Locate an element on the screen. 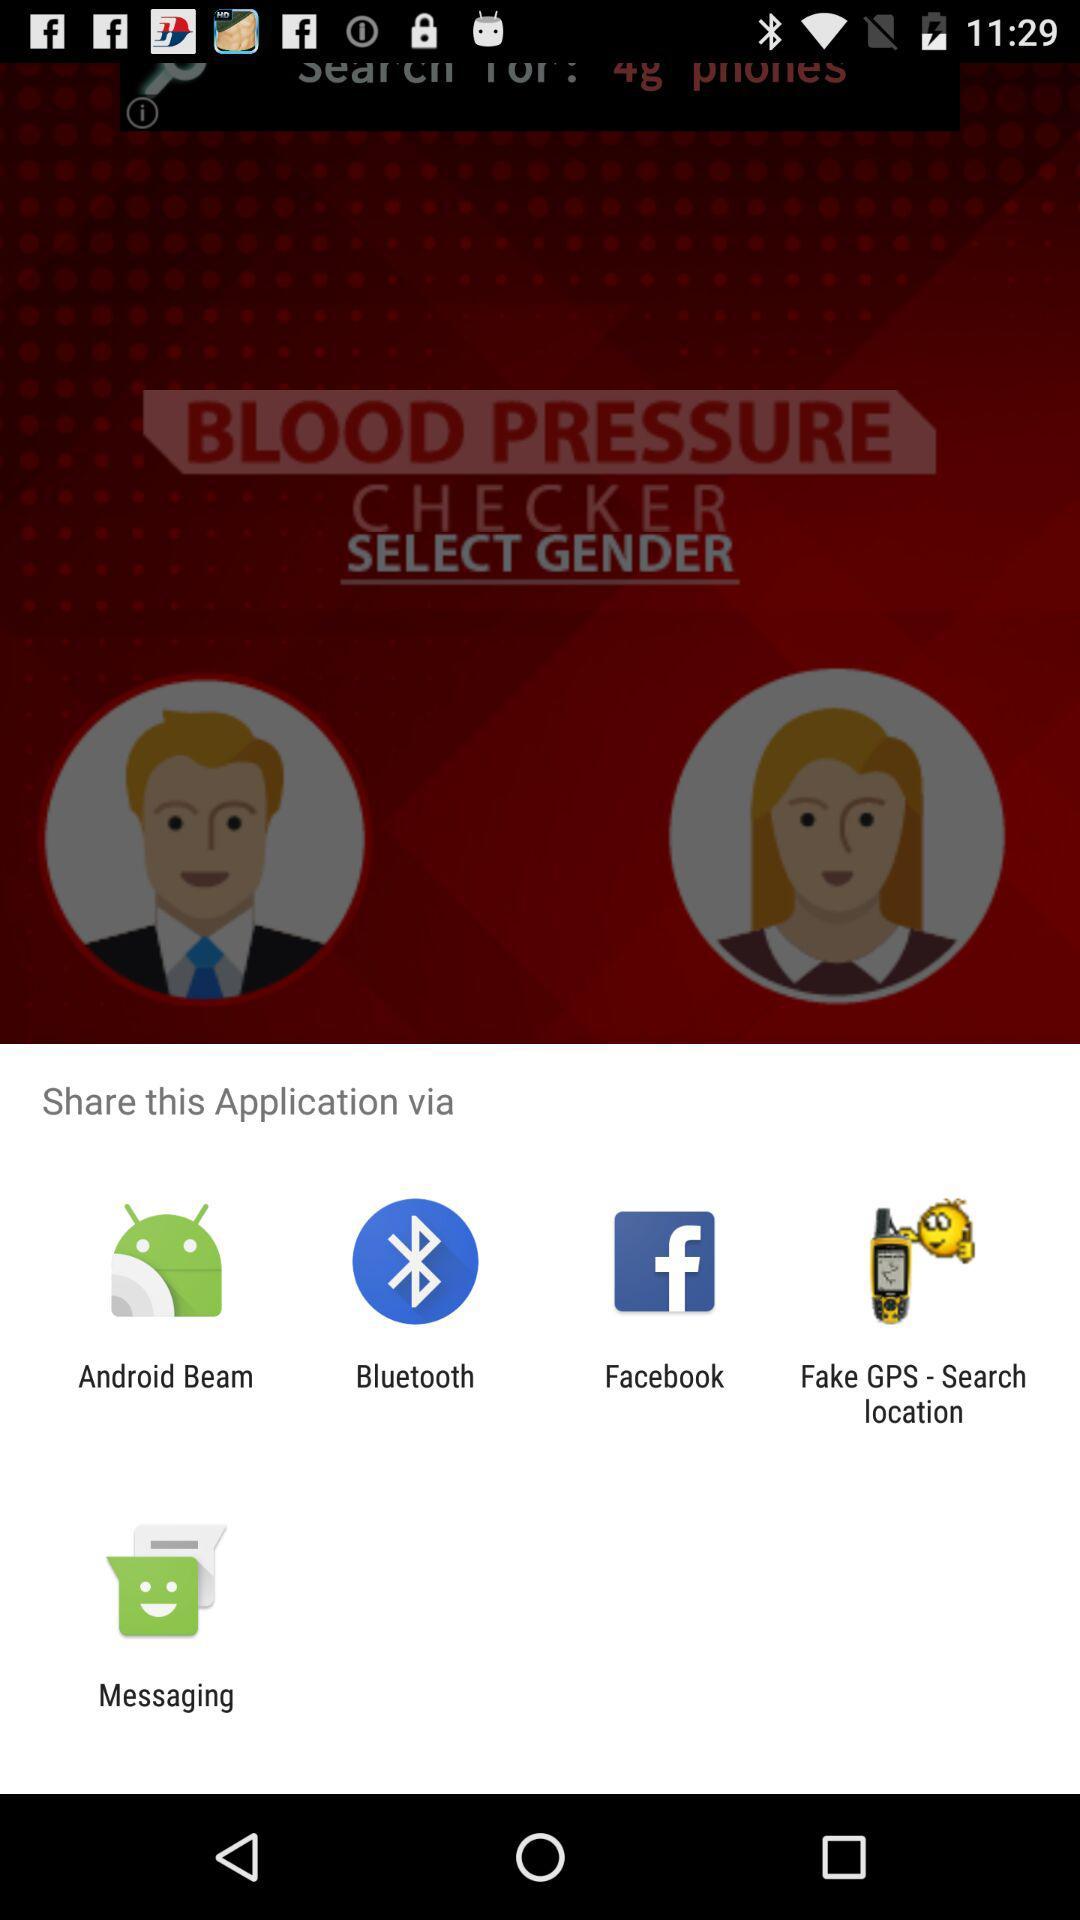  the android beam app is located at coordinates (165, 1392).